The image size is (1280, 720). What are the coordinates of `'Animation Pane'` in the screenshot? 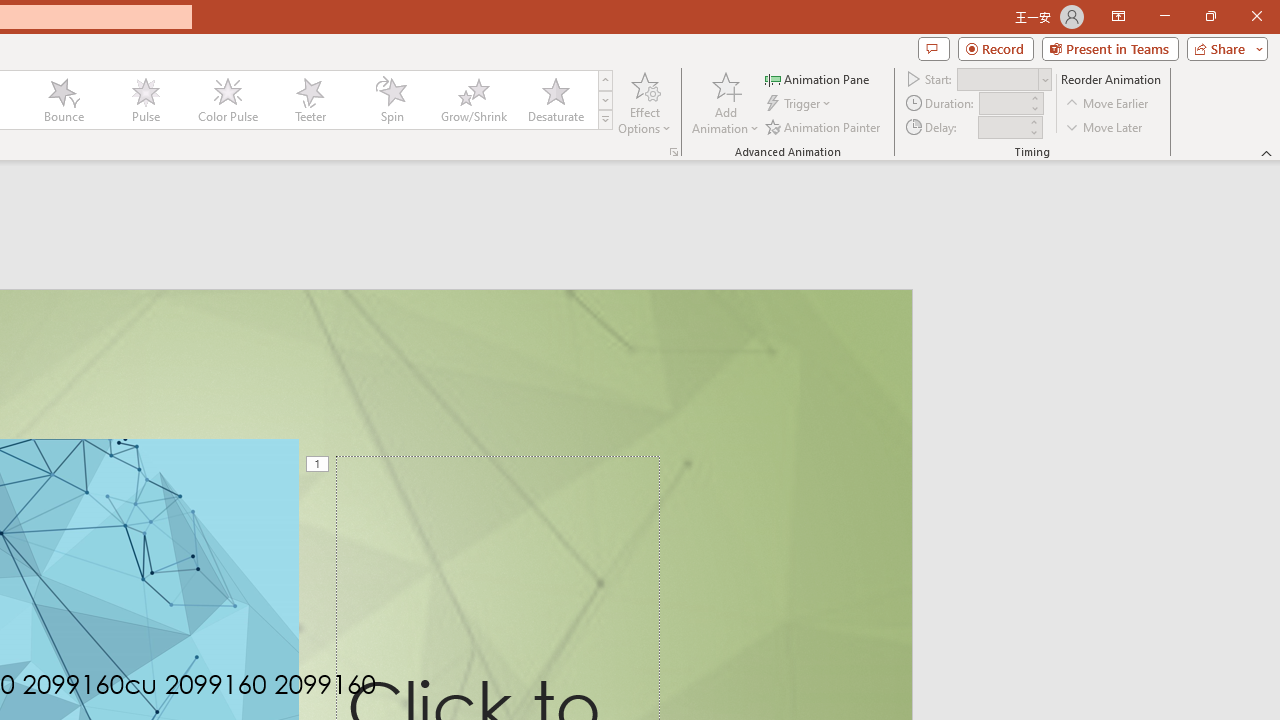 It's located at (818, 78).